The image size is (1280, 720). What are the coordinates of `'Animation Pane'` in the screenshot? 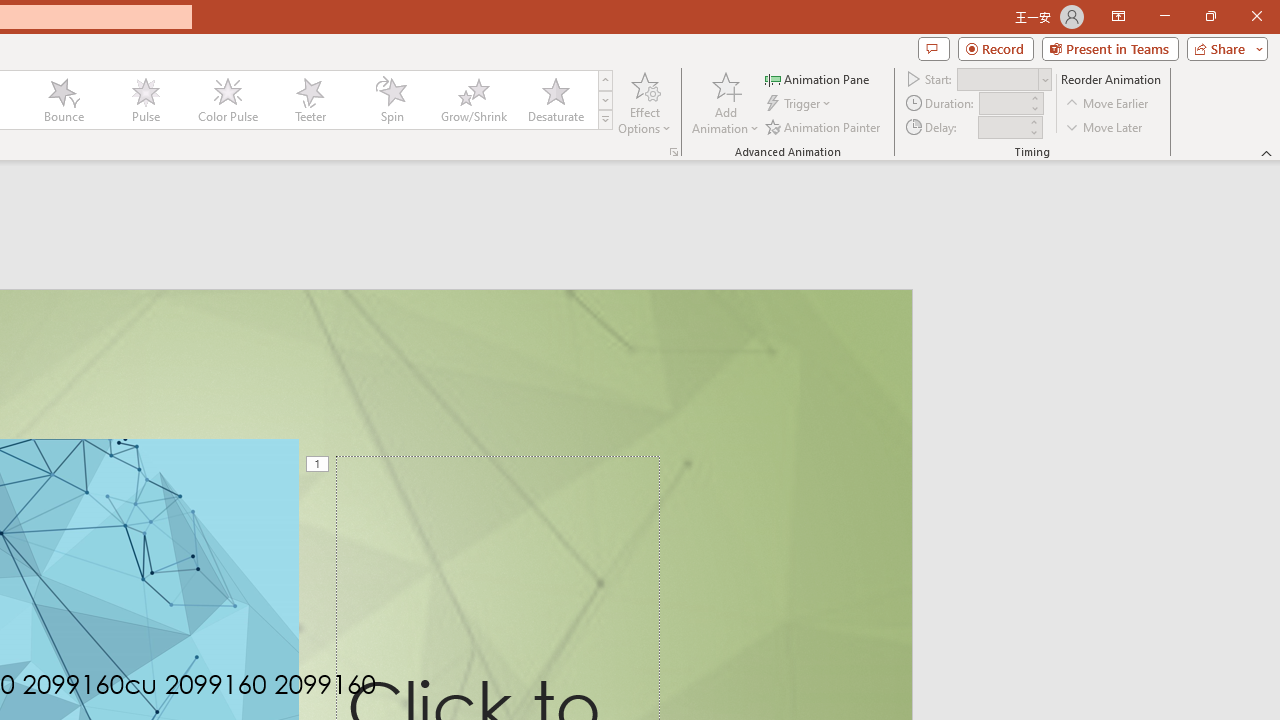 It's located at (818, 78).